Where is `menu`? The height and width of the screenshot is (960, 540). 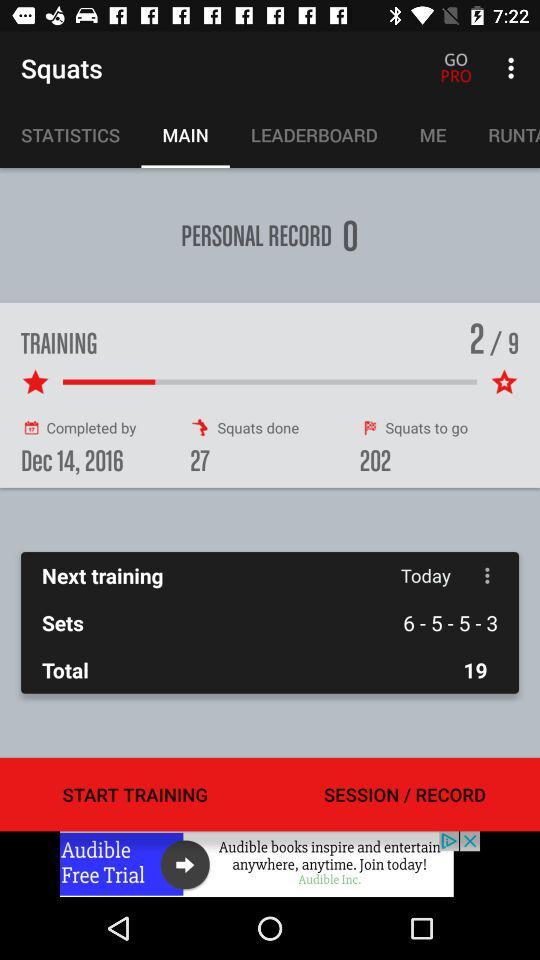
menu is located at coordinates (486, 575).